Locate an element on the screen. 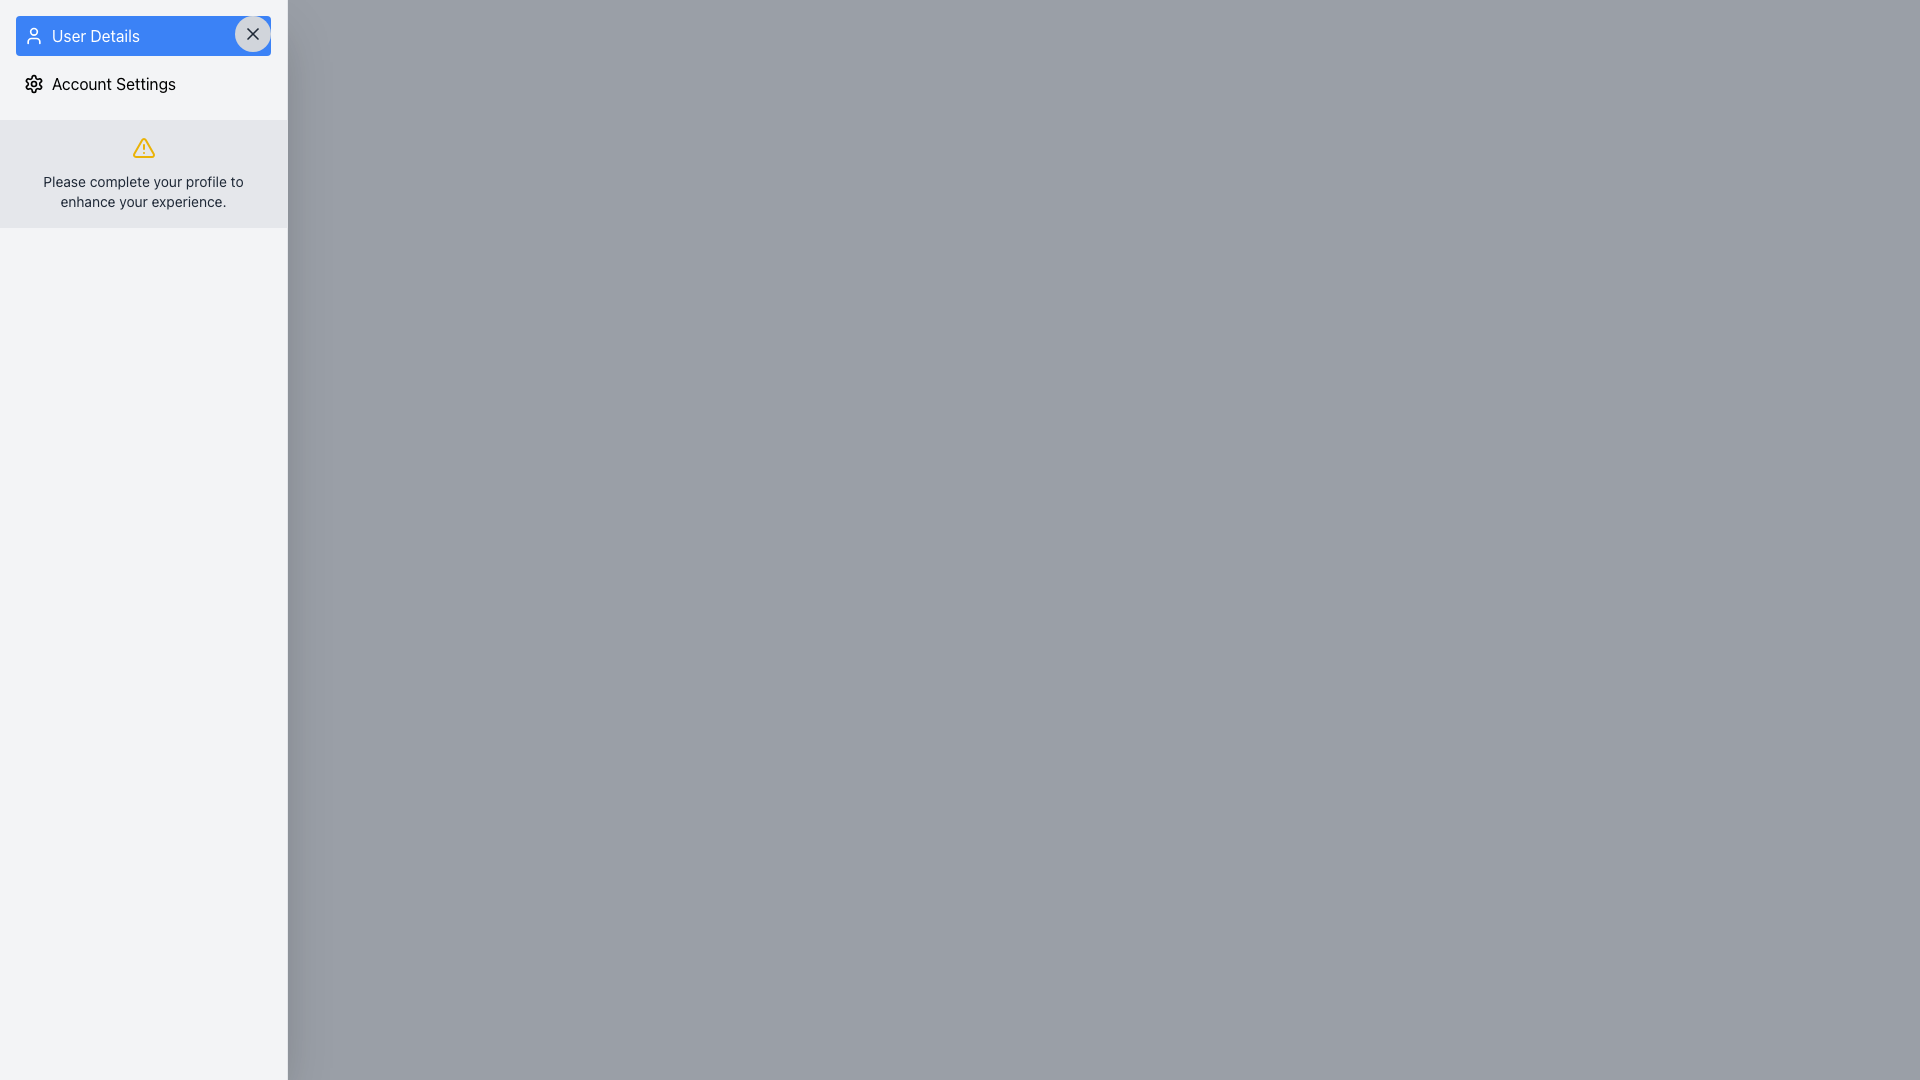 The image size is (1920, 1080). the text element displaying the message 'Please complete your profile to enhance your experience.' located below a triangular alert icon in the bottom center of the sidebar is located at coordinates (142, 192).